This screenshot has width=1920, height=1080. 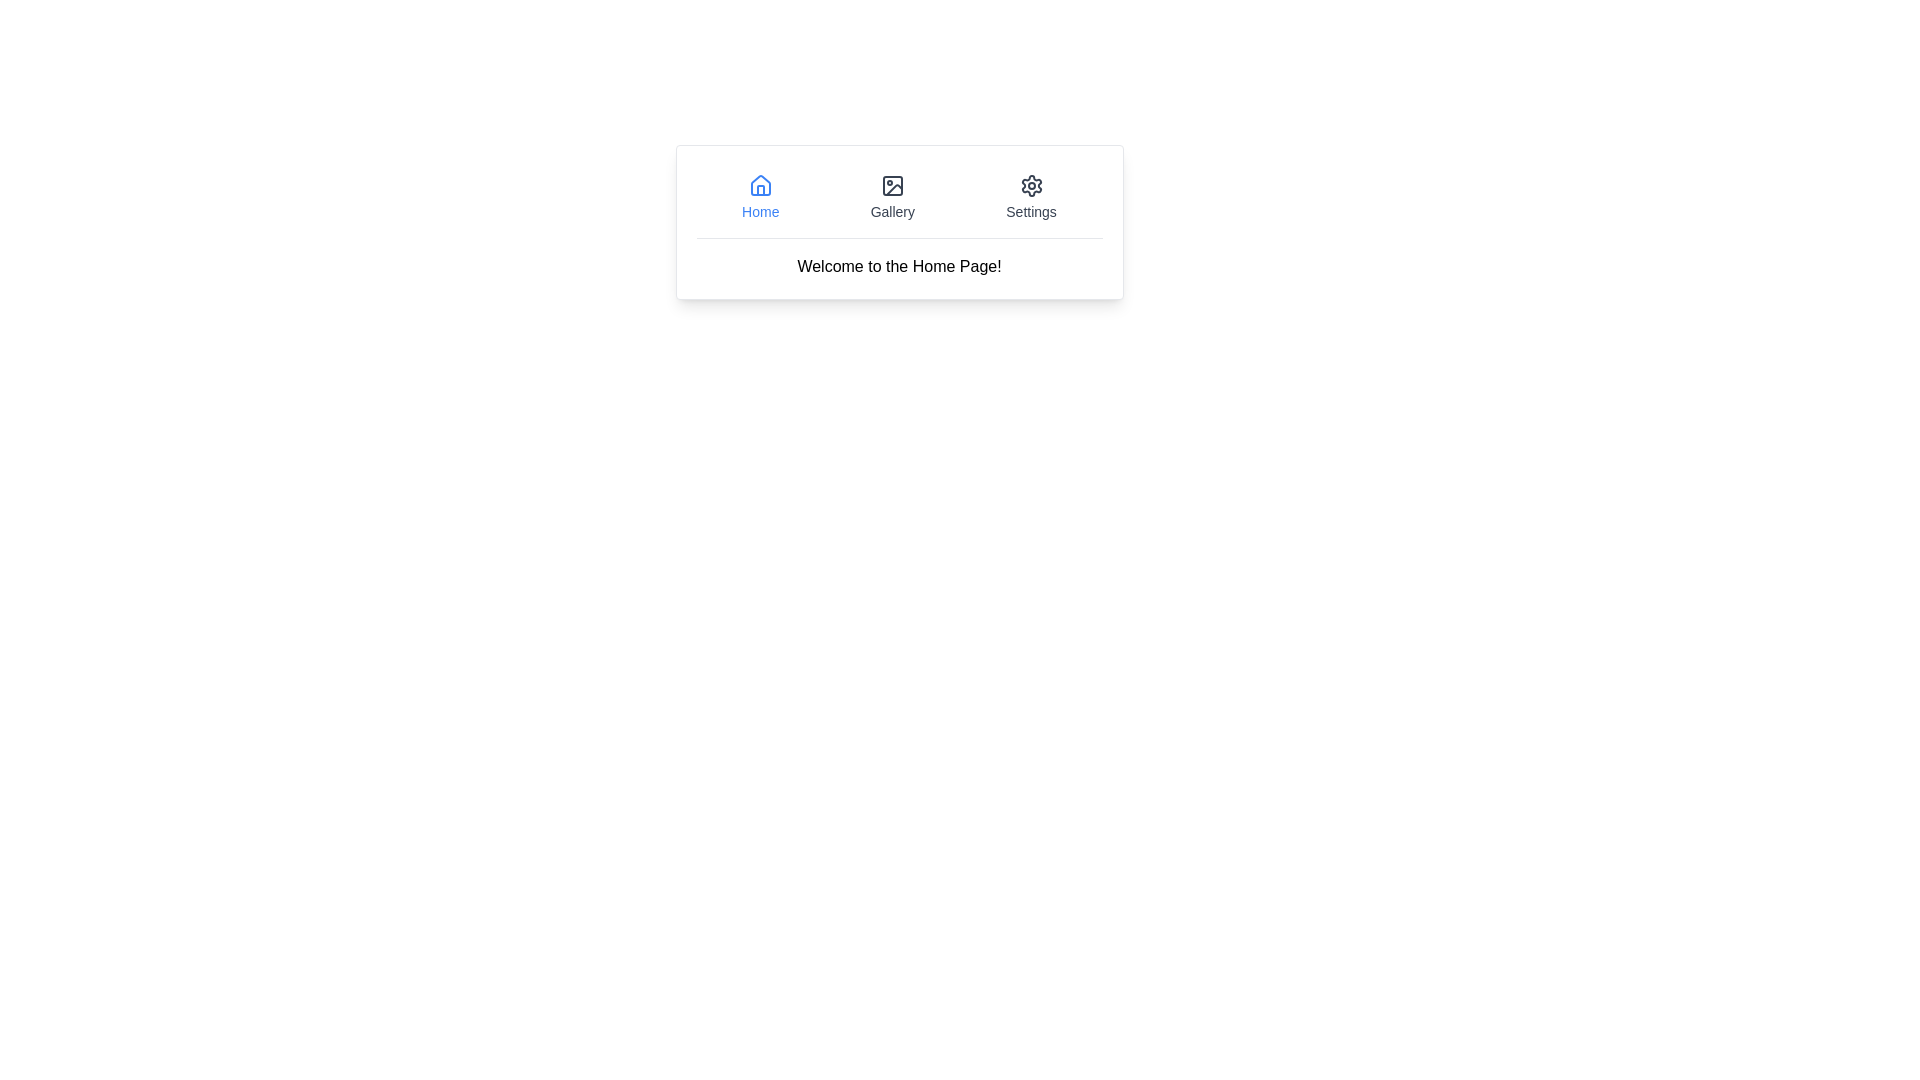 What do you see at coordinates (891, 197) in the screenshot?
I see `the 'Gallery' button, which is the second item in the horizontal navigation bar` at bounding box center [891, 197].